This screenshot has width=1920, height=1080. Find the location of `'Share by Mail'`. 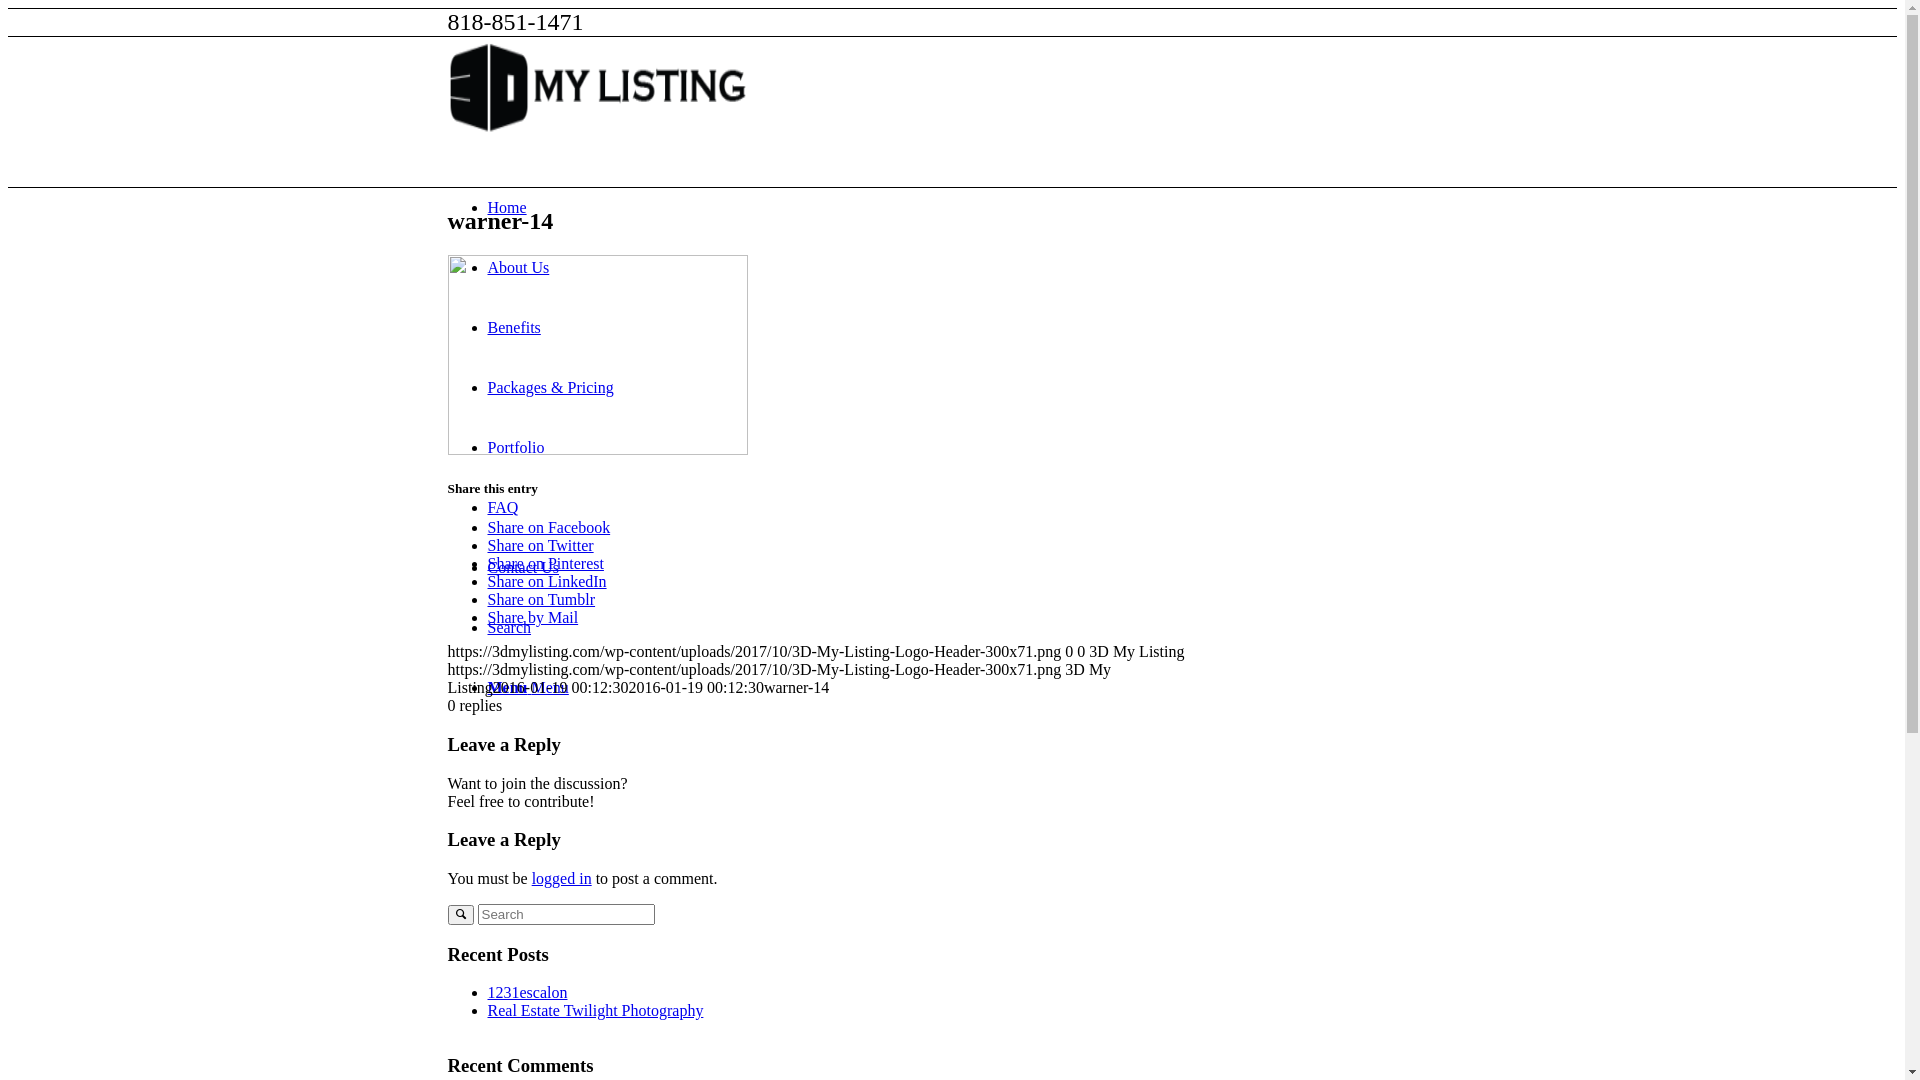

'Share by Mail' is located at coordinates (488, 616).